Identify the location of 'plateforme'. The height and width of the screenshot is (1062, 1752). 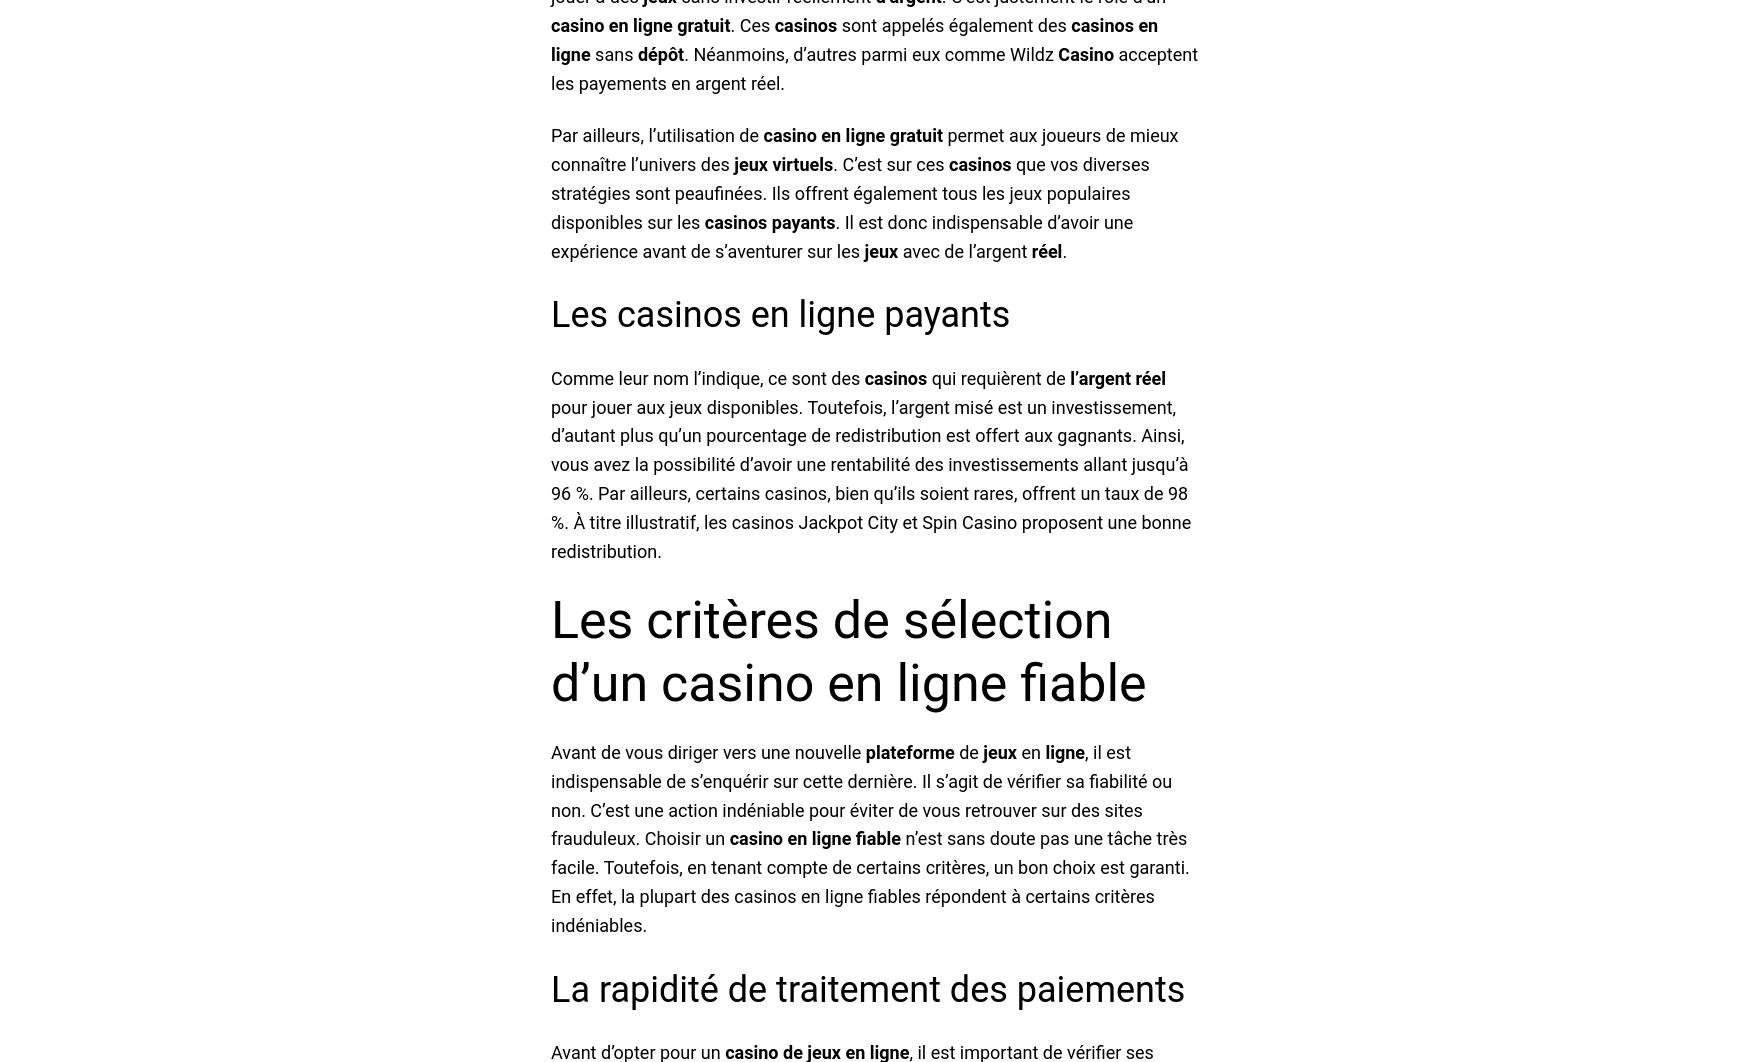
(909, 752).